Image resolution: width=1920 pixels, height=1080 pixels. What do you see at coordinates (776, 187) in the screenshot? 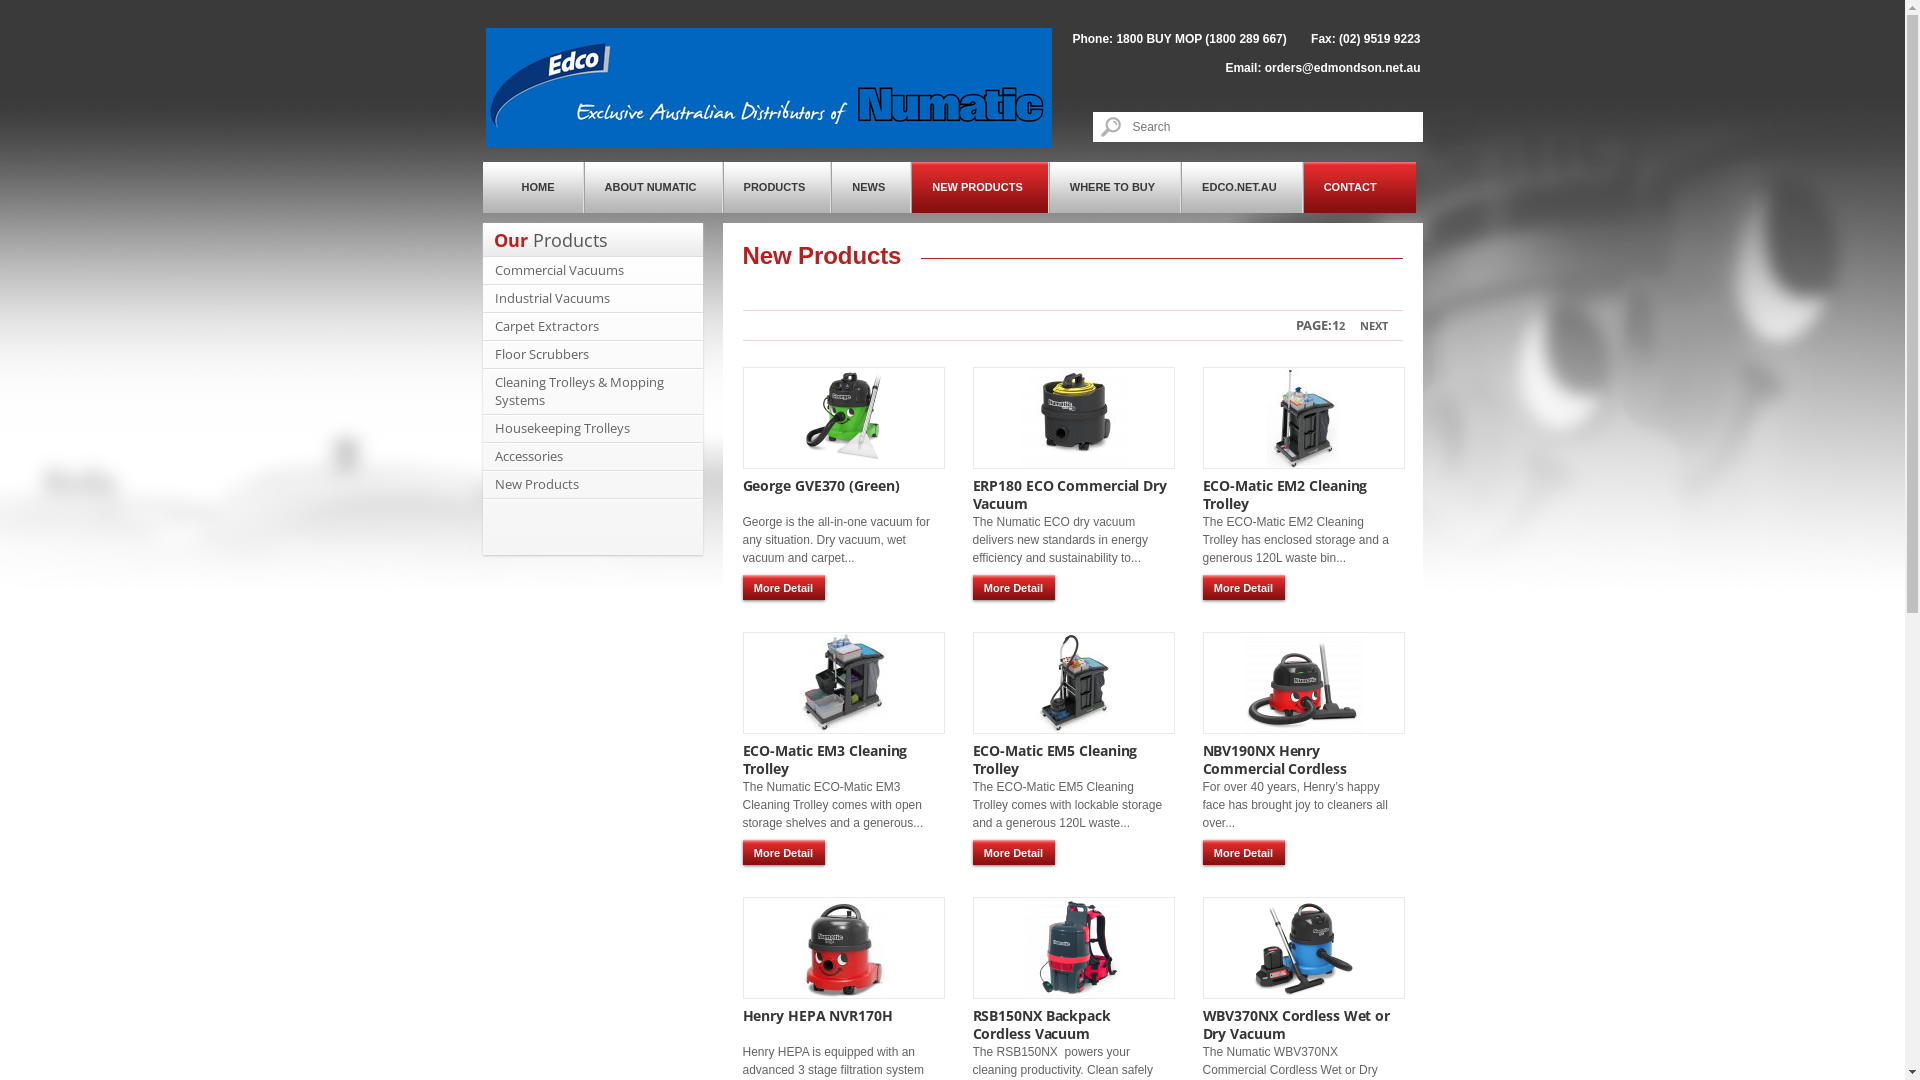
I see `'PRODUCTS'` at bounding box center [776, 187].